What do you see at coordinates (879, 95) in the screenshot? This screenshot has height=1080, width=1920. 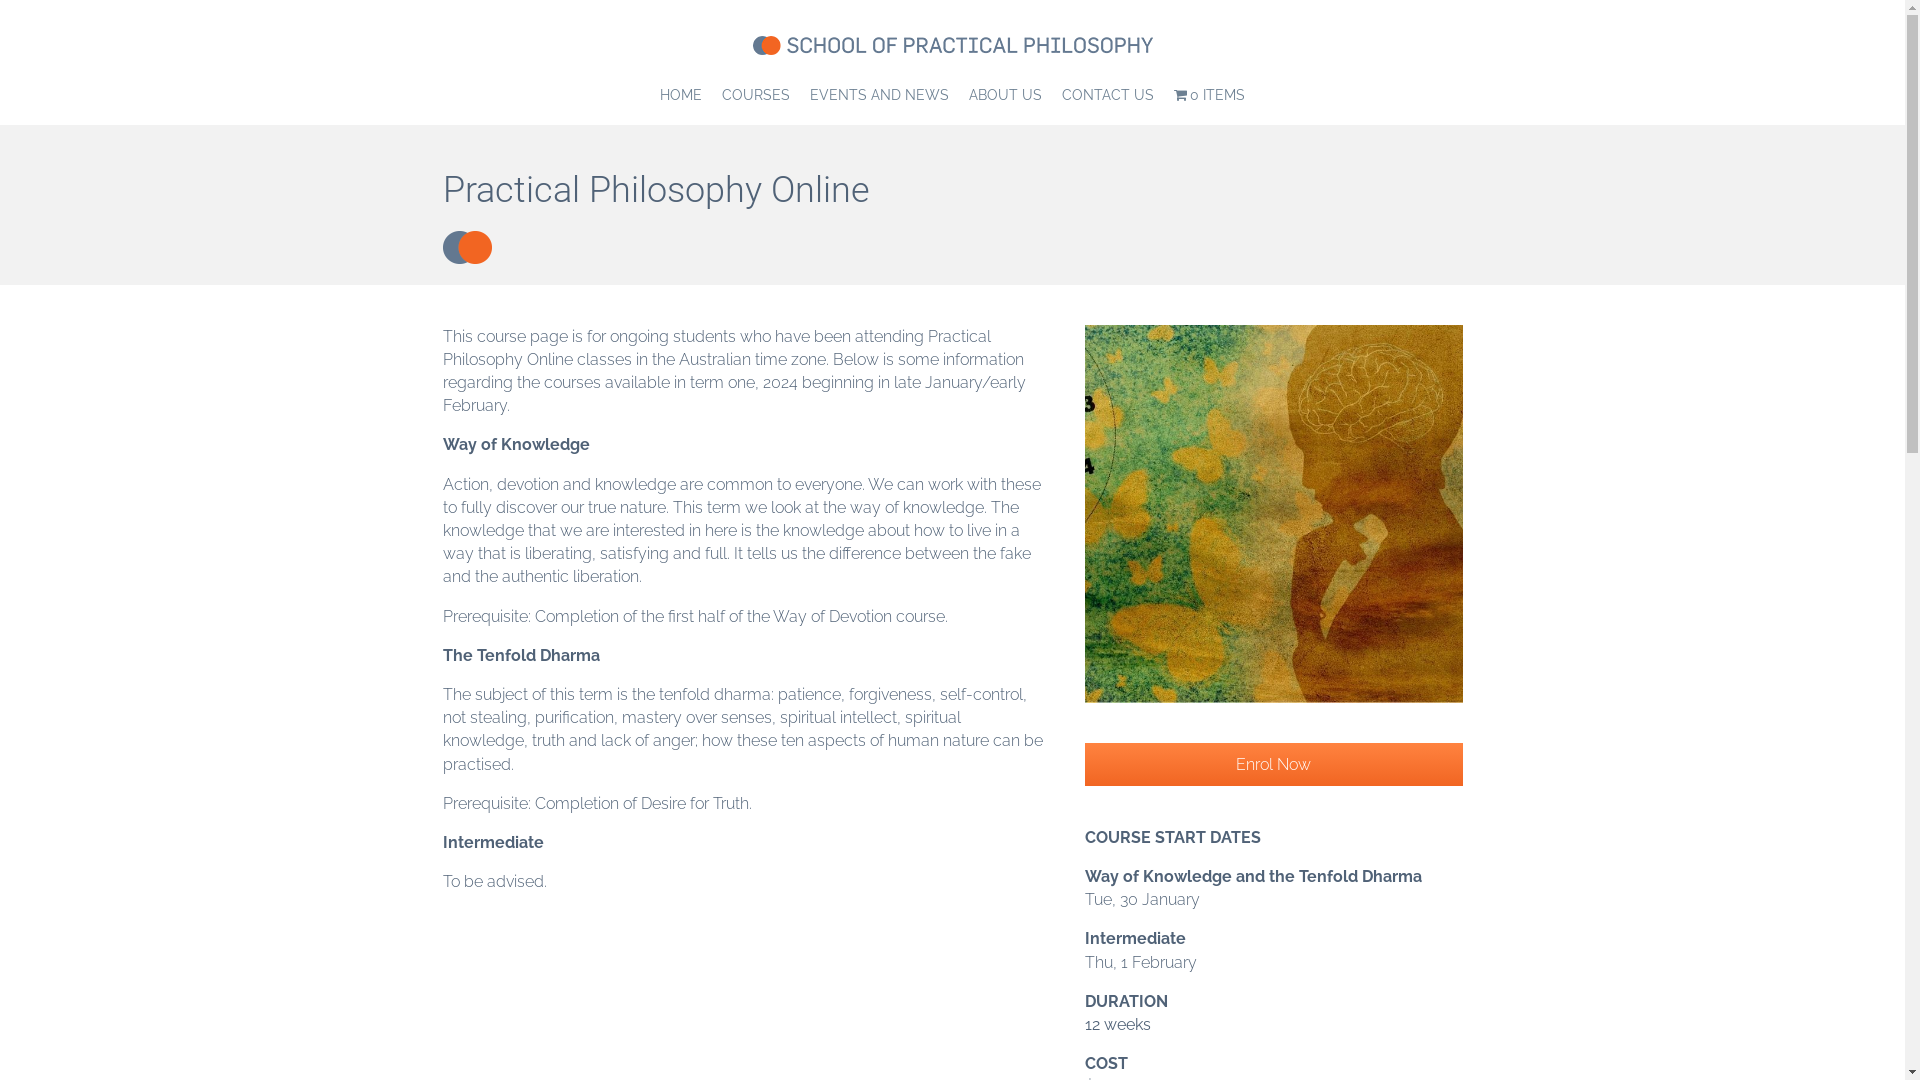 I see `'EVENTS AND NEWS'` at bounding box center [879, 95].